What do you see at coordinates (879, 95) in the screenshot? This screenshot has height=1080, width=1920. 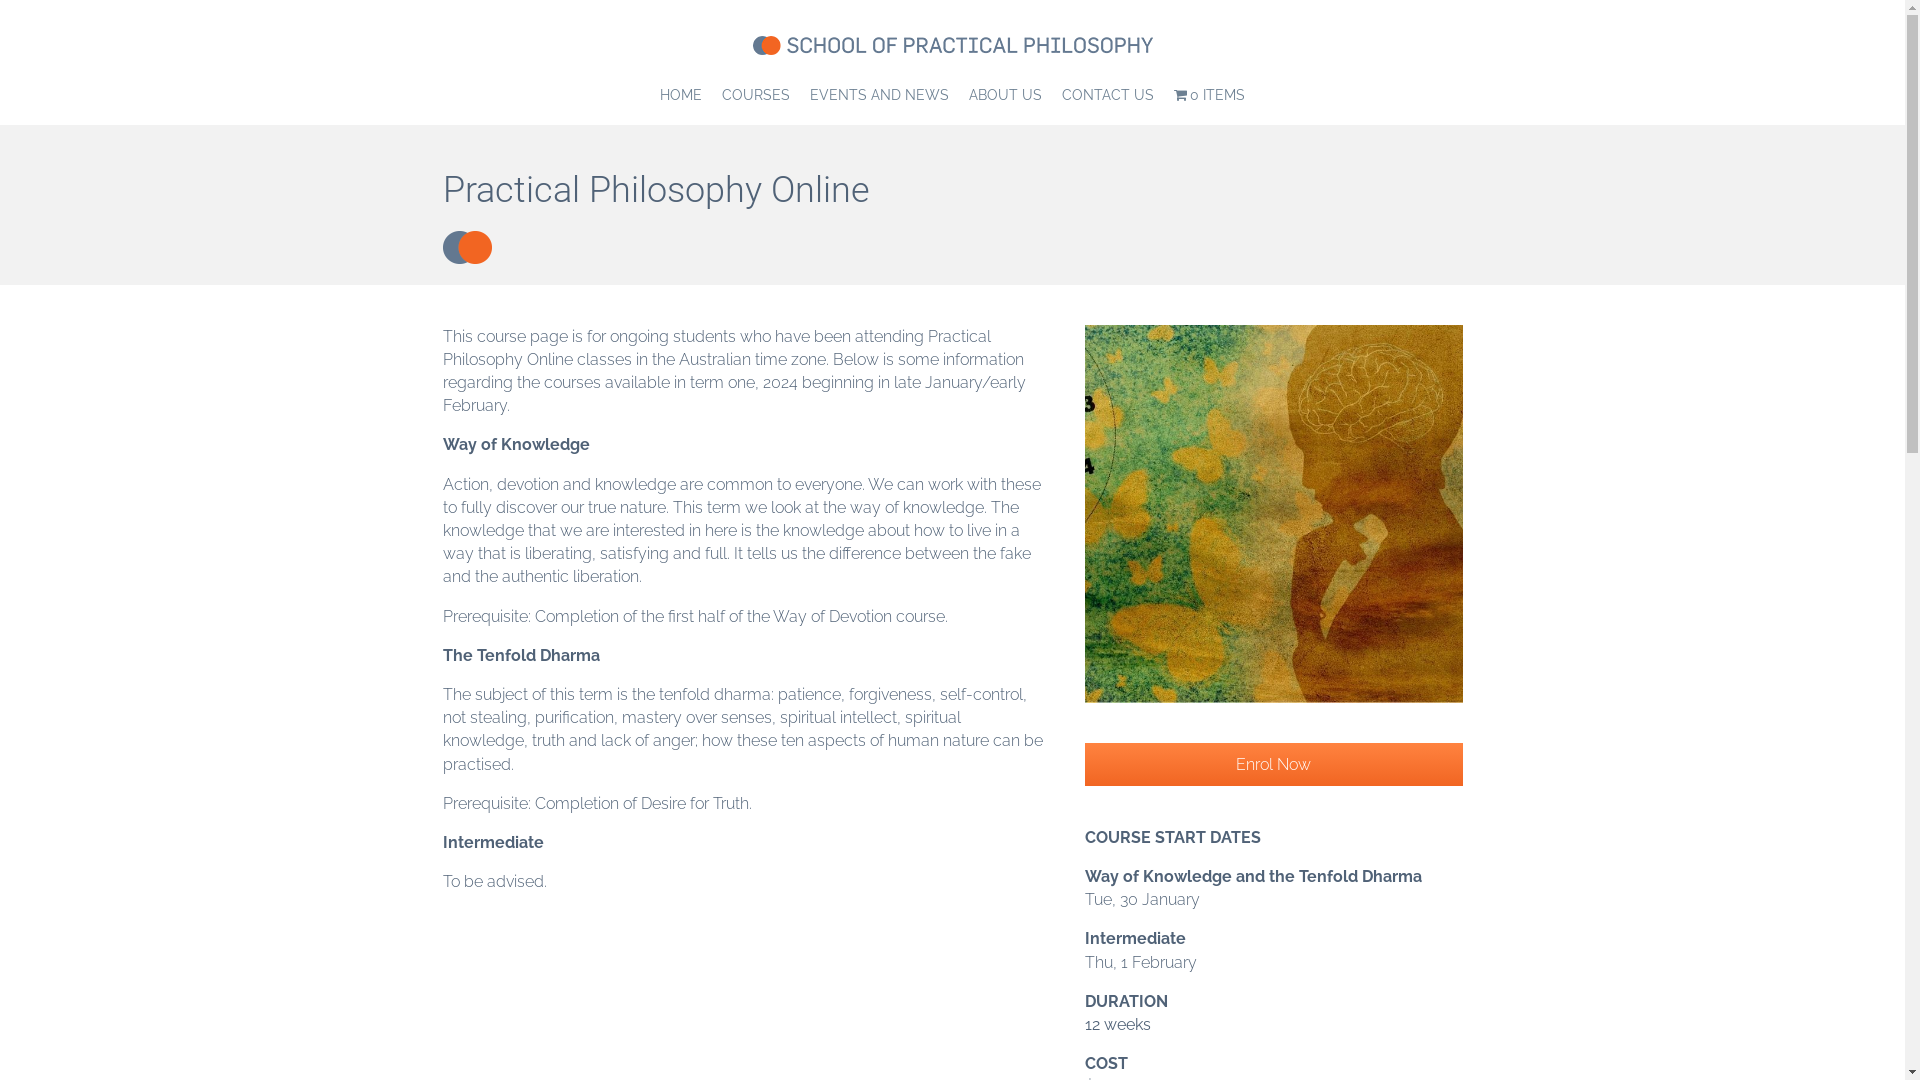 I see `'EVENTS AND NEWS'` at bounding box center [879, 95].